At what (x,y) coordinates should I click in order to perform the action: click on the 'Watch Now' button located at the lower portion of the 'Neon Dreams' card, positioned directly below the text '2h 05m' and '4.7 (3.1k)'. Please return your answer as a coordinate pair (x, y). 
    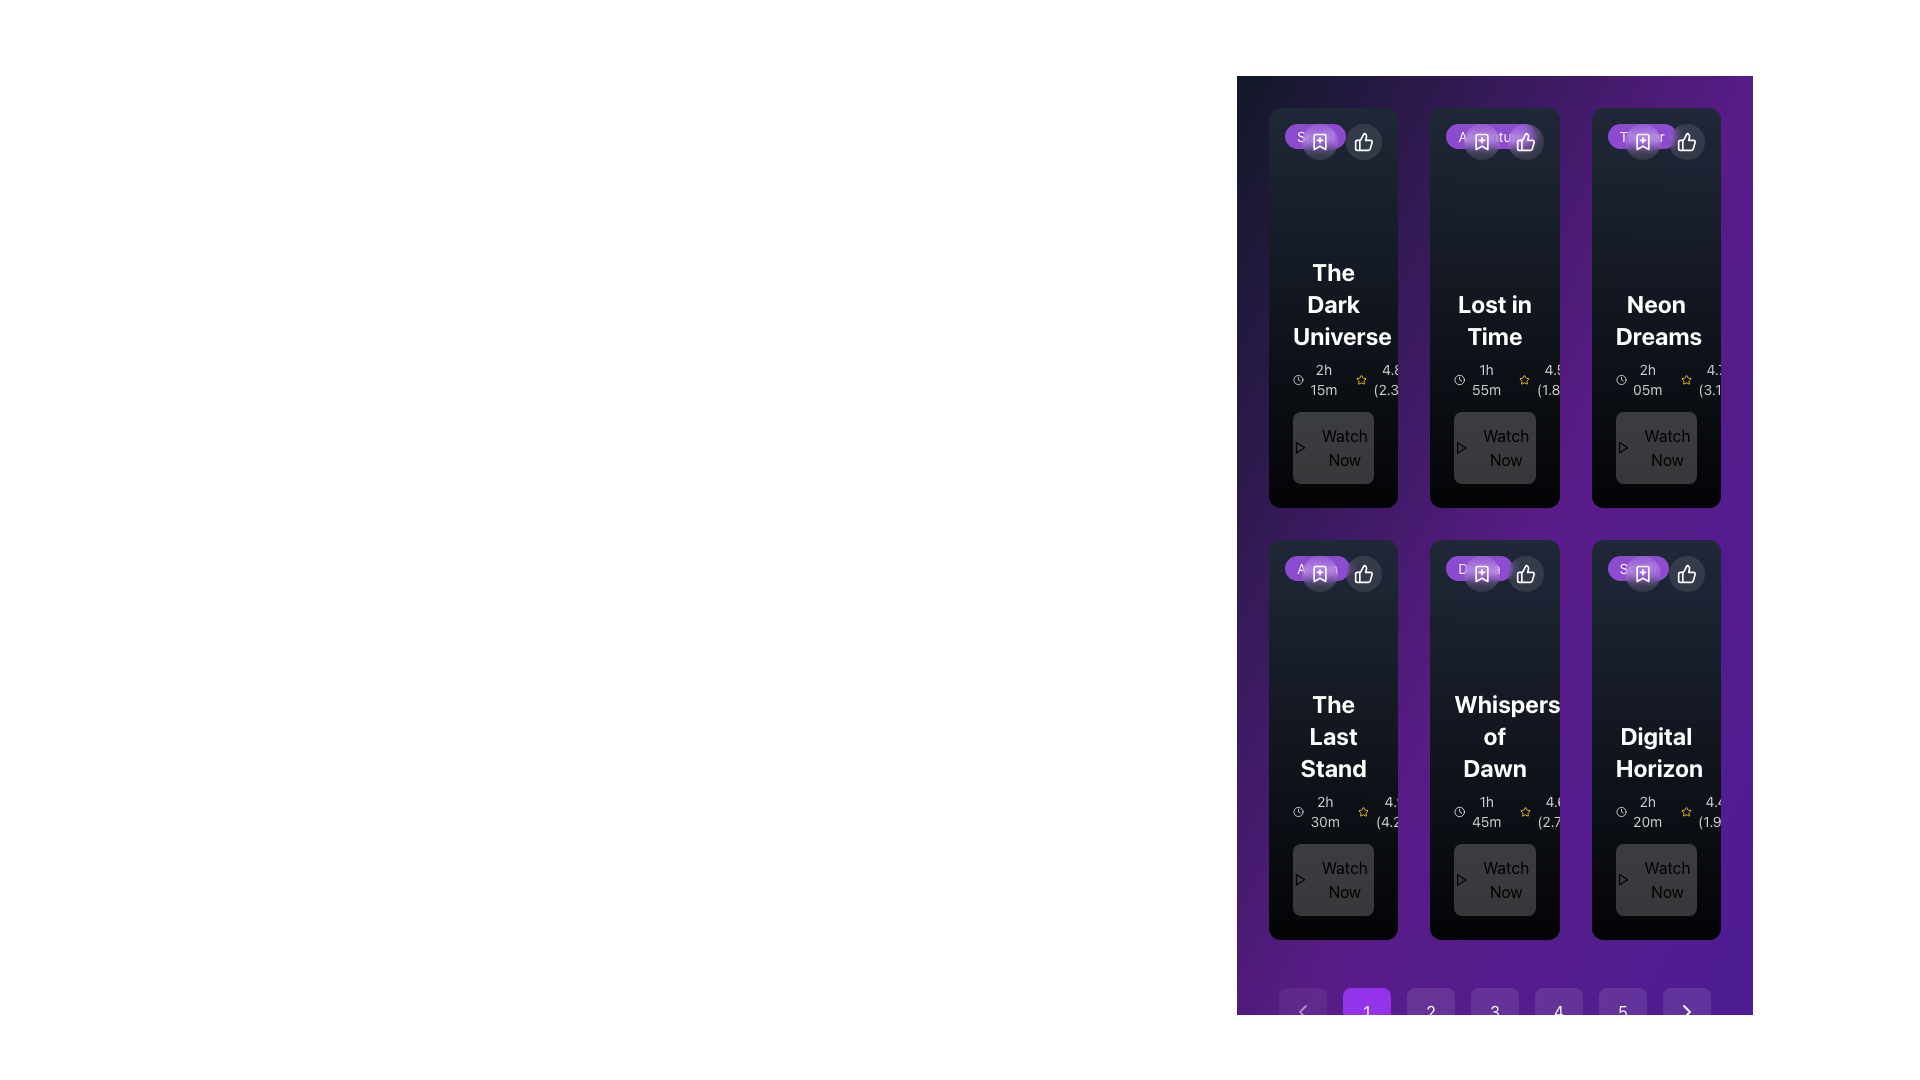
    Looking at the image, I should click on (1656, 446).